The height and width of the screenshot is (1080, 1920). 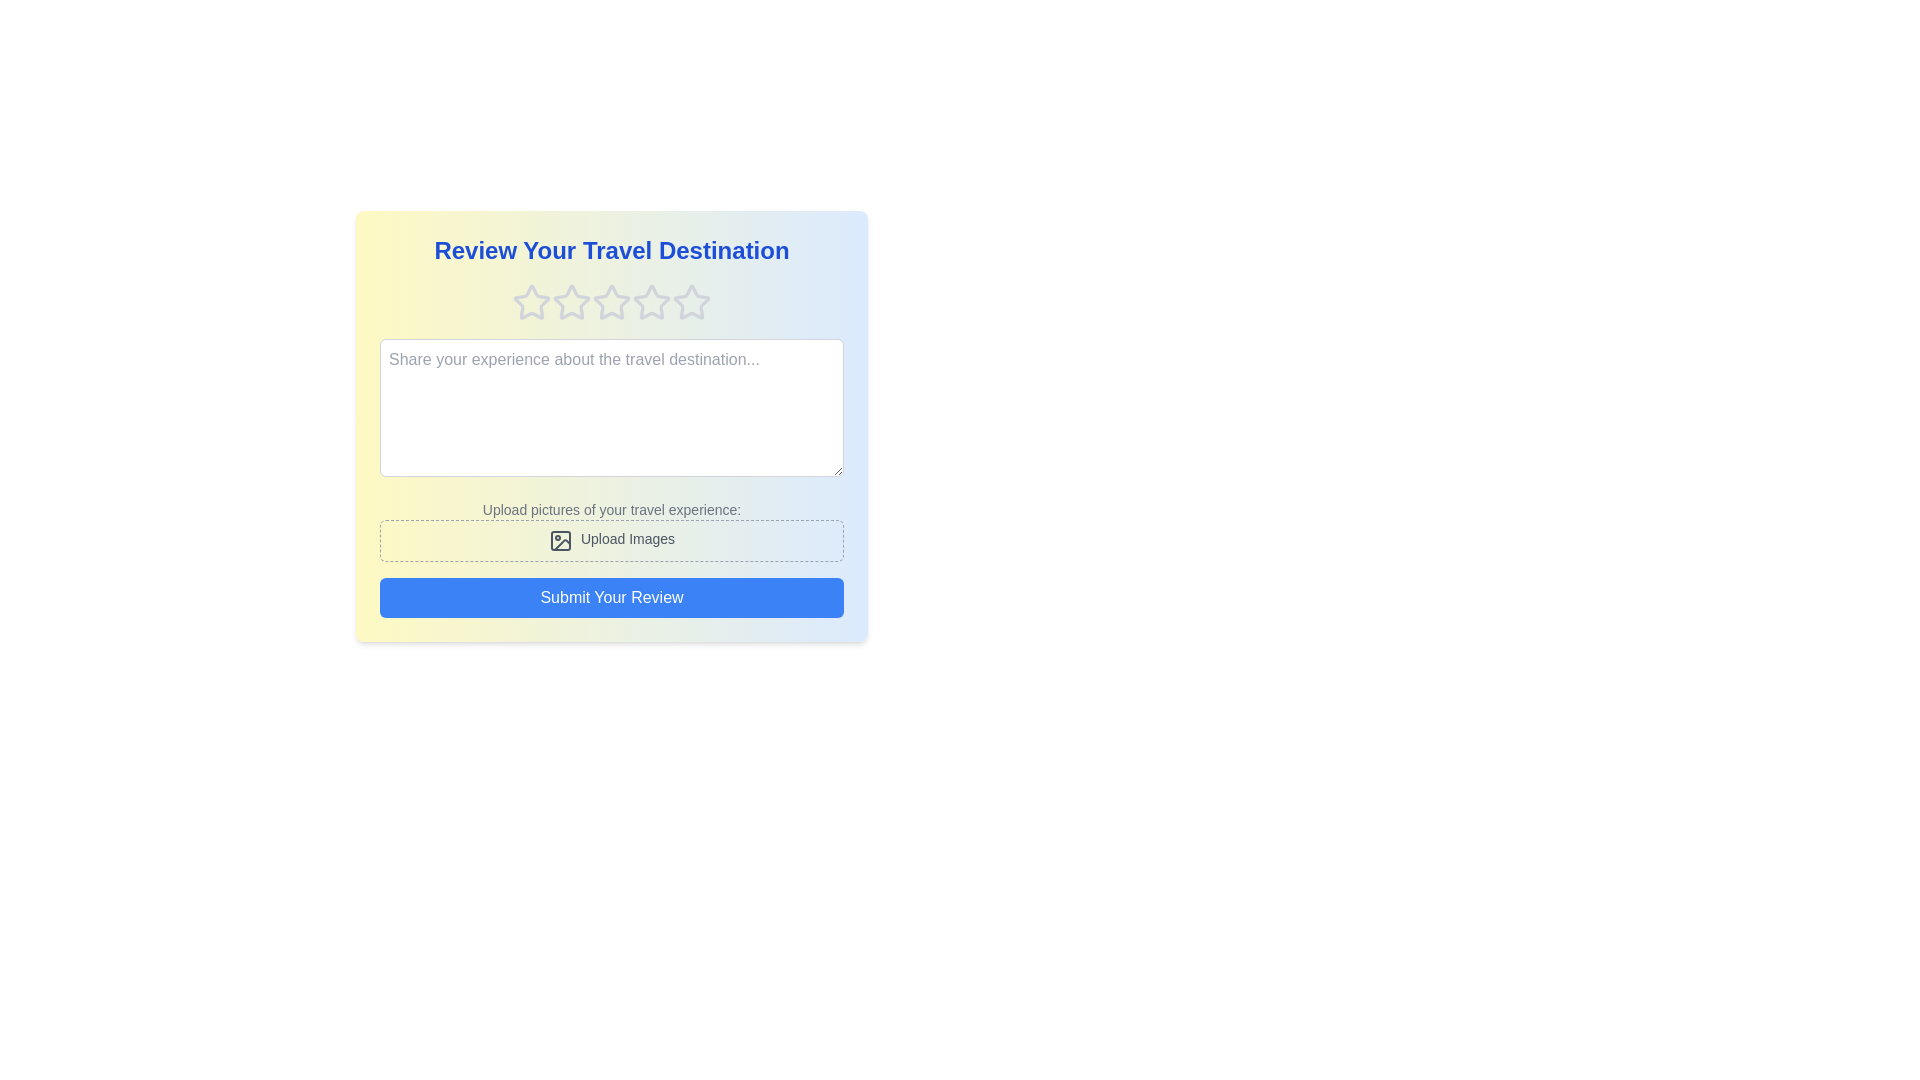 What do you see at coordinates (610, 596) in the screenshot?
I see `the 'Submit Your Review' button` at bounding box center [610, 596].